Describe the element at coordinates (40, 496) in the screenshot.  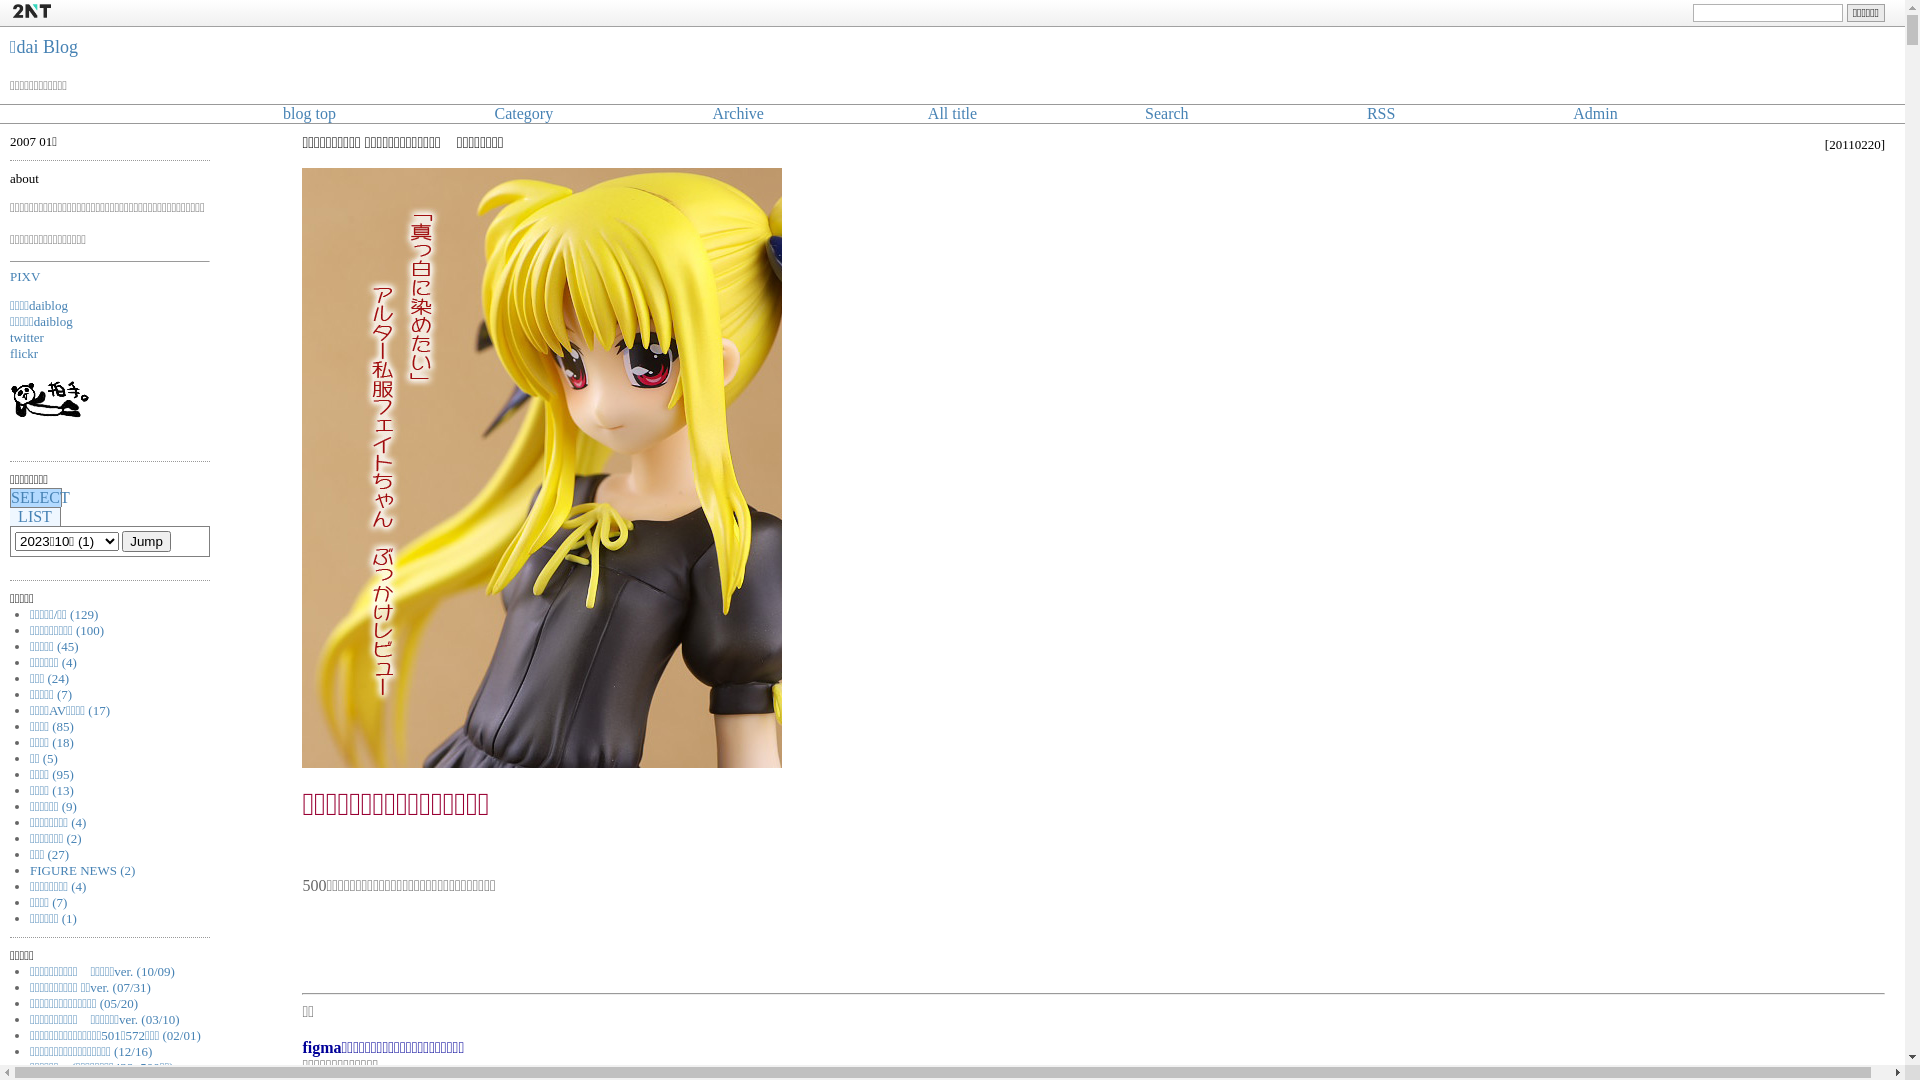
I see `'SELECT'` at that location.